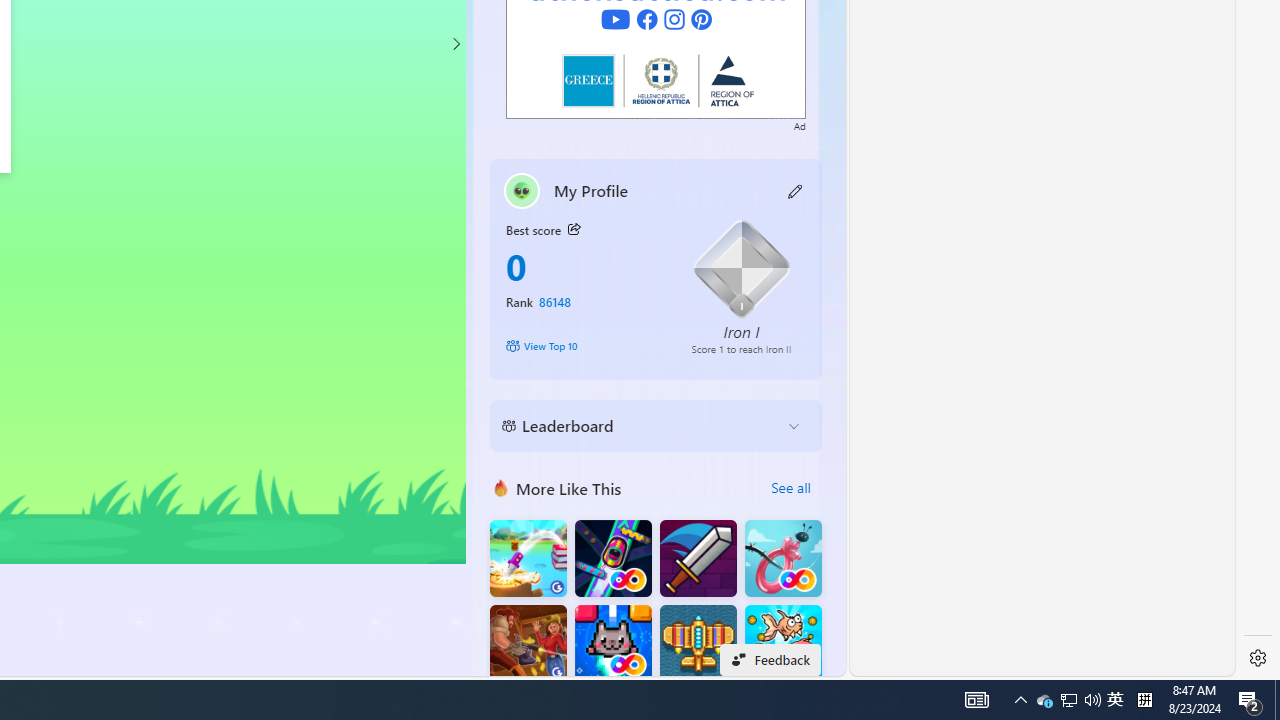 The image size is (1280, 720). Describe the element at coordinates (522, 190) in the screenshot. I see `'""'` at that location.